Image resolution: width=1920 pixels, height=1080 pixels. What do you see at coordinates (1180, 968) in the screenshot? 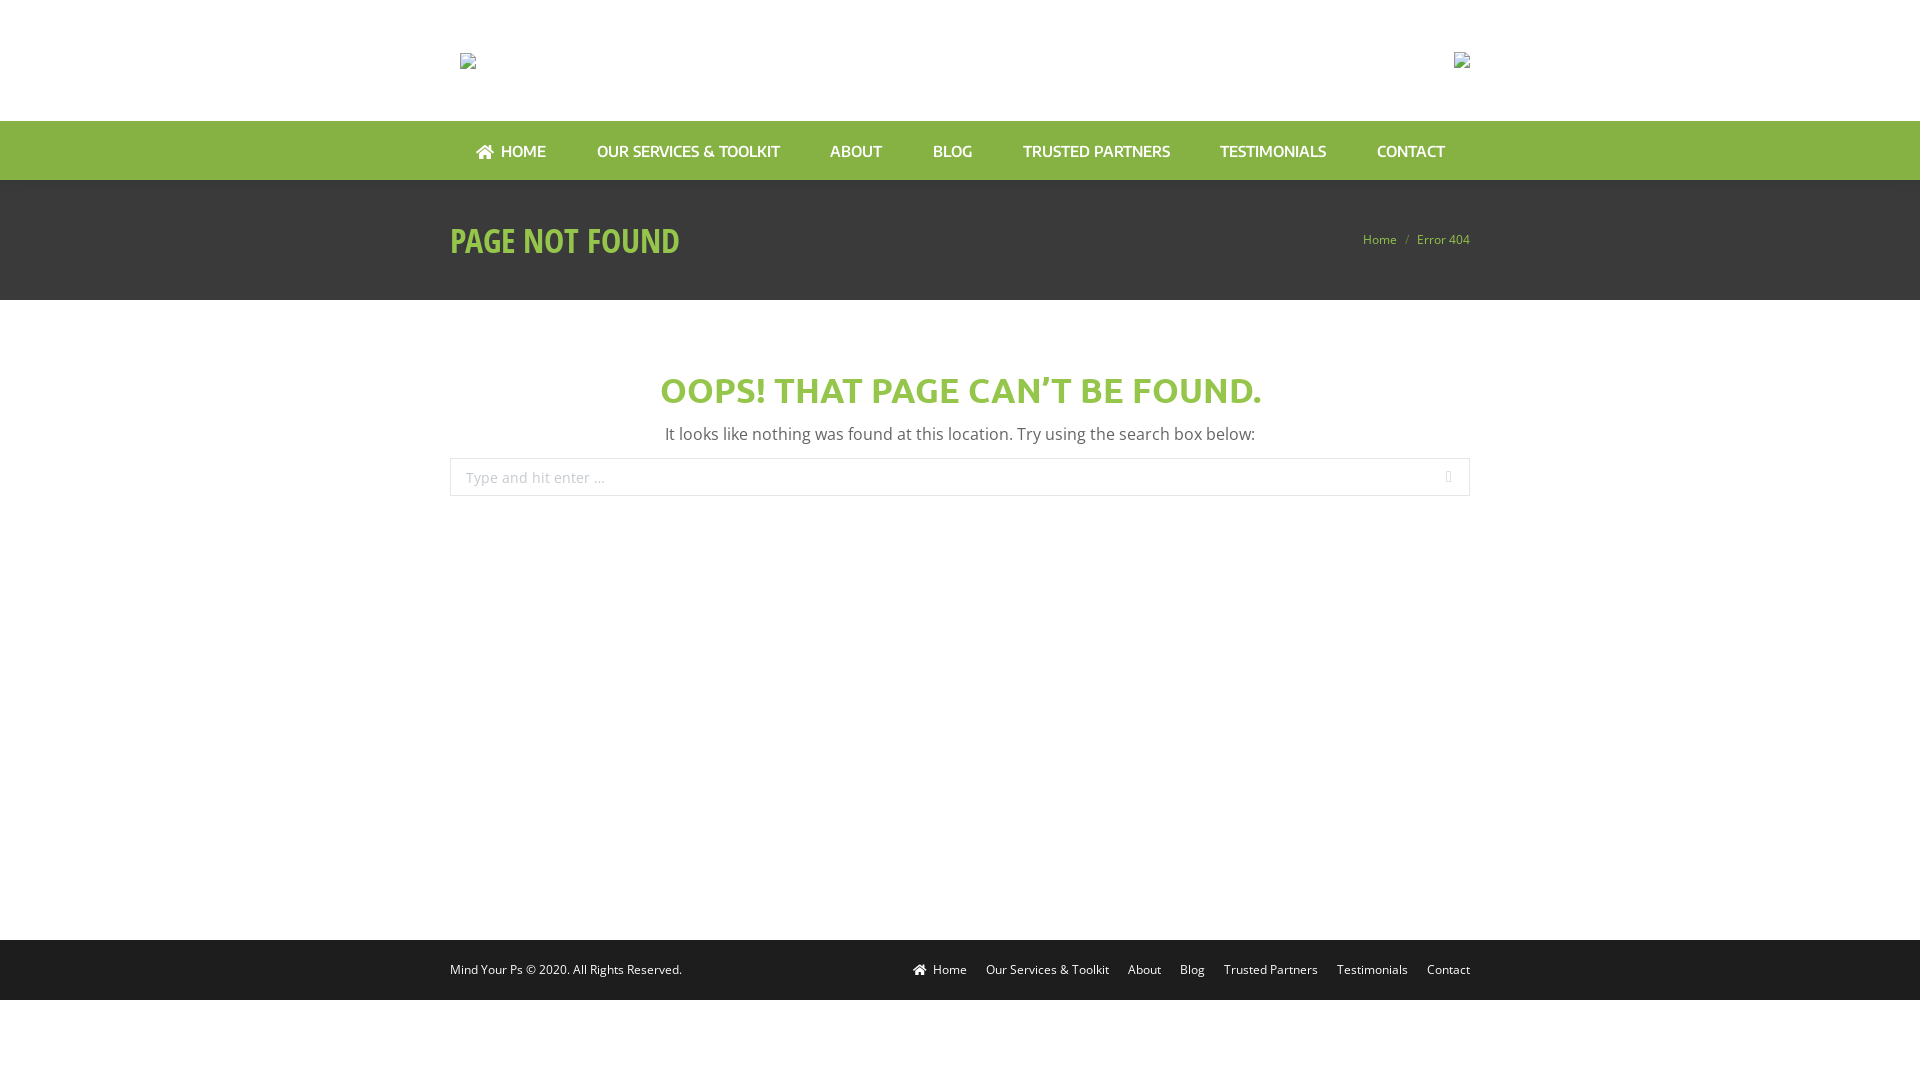
I see `'Blog'` at bounding box center [1180, 968].